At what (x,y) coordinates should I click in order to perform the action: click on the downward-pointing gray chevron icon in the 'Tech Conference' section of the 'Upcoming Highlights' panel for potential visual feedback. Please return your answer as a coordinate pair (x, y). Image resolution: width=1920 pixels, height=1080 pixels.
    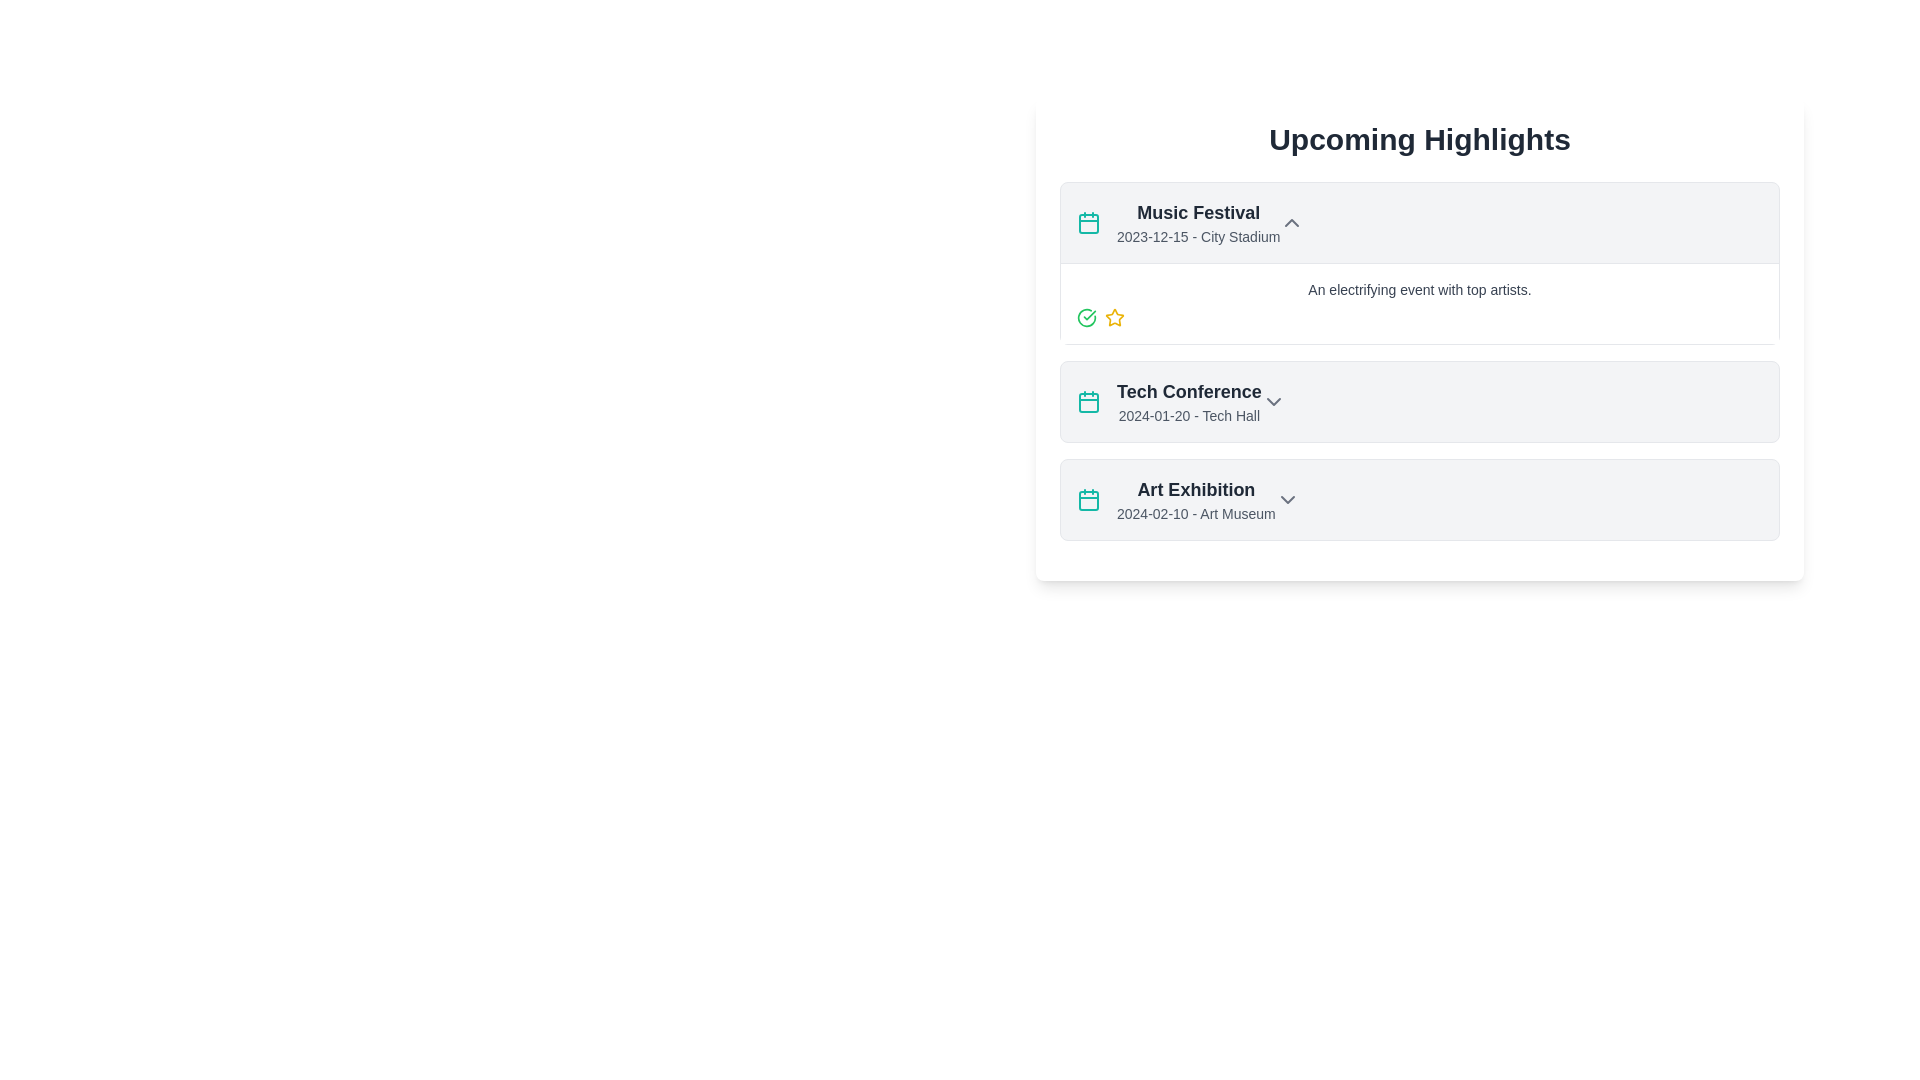
    Looking at the image, I should click on (1272, 401).